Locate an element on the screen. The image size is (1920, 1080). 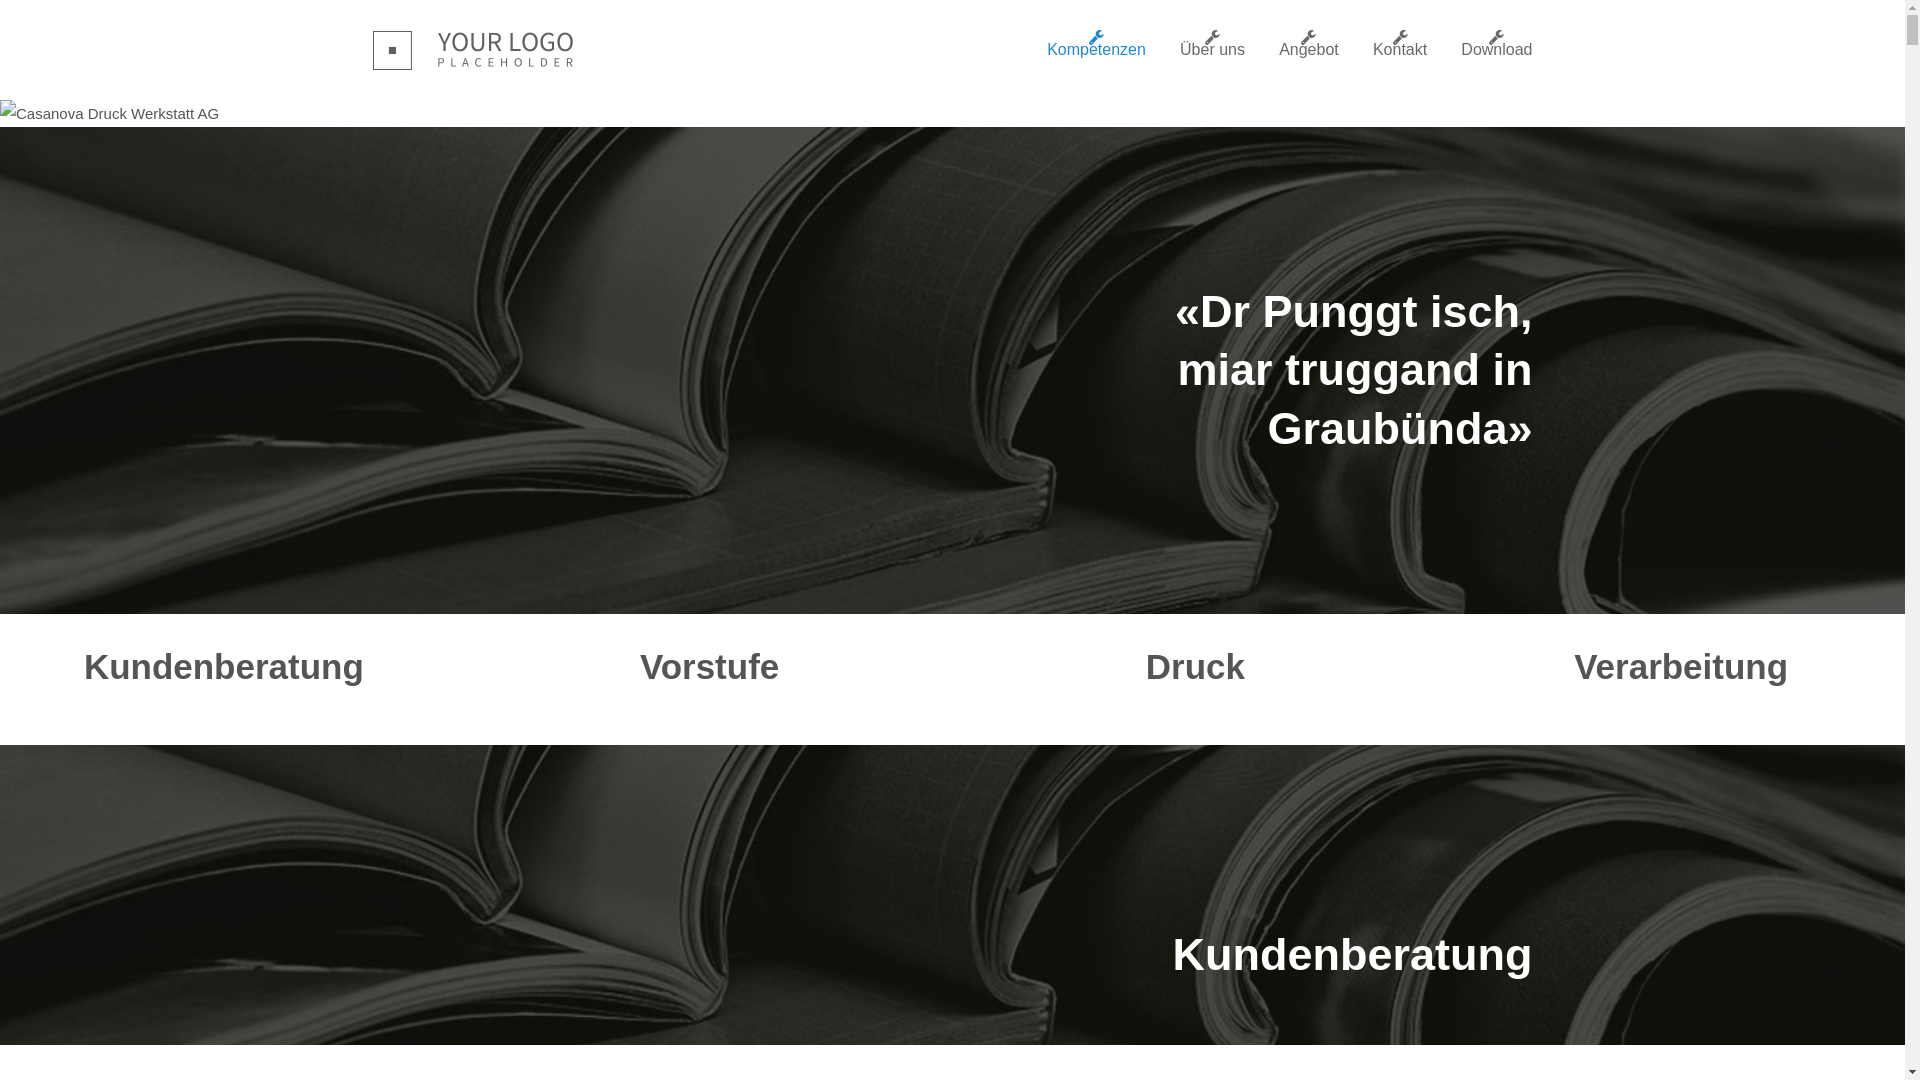
'Kundenberatung' is located at coordinates (224, 666).